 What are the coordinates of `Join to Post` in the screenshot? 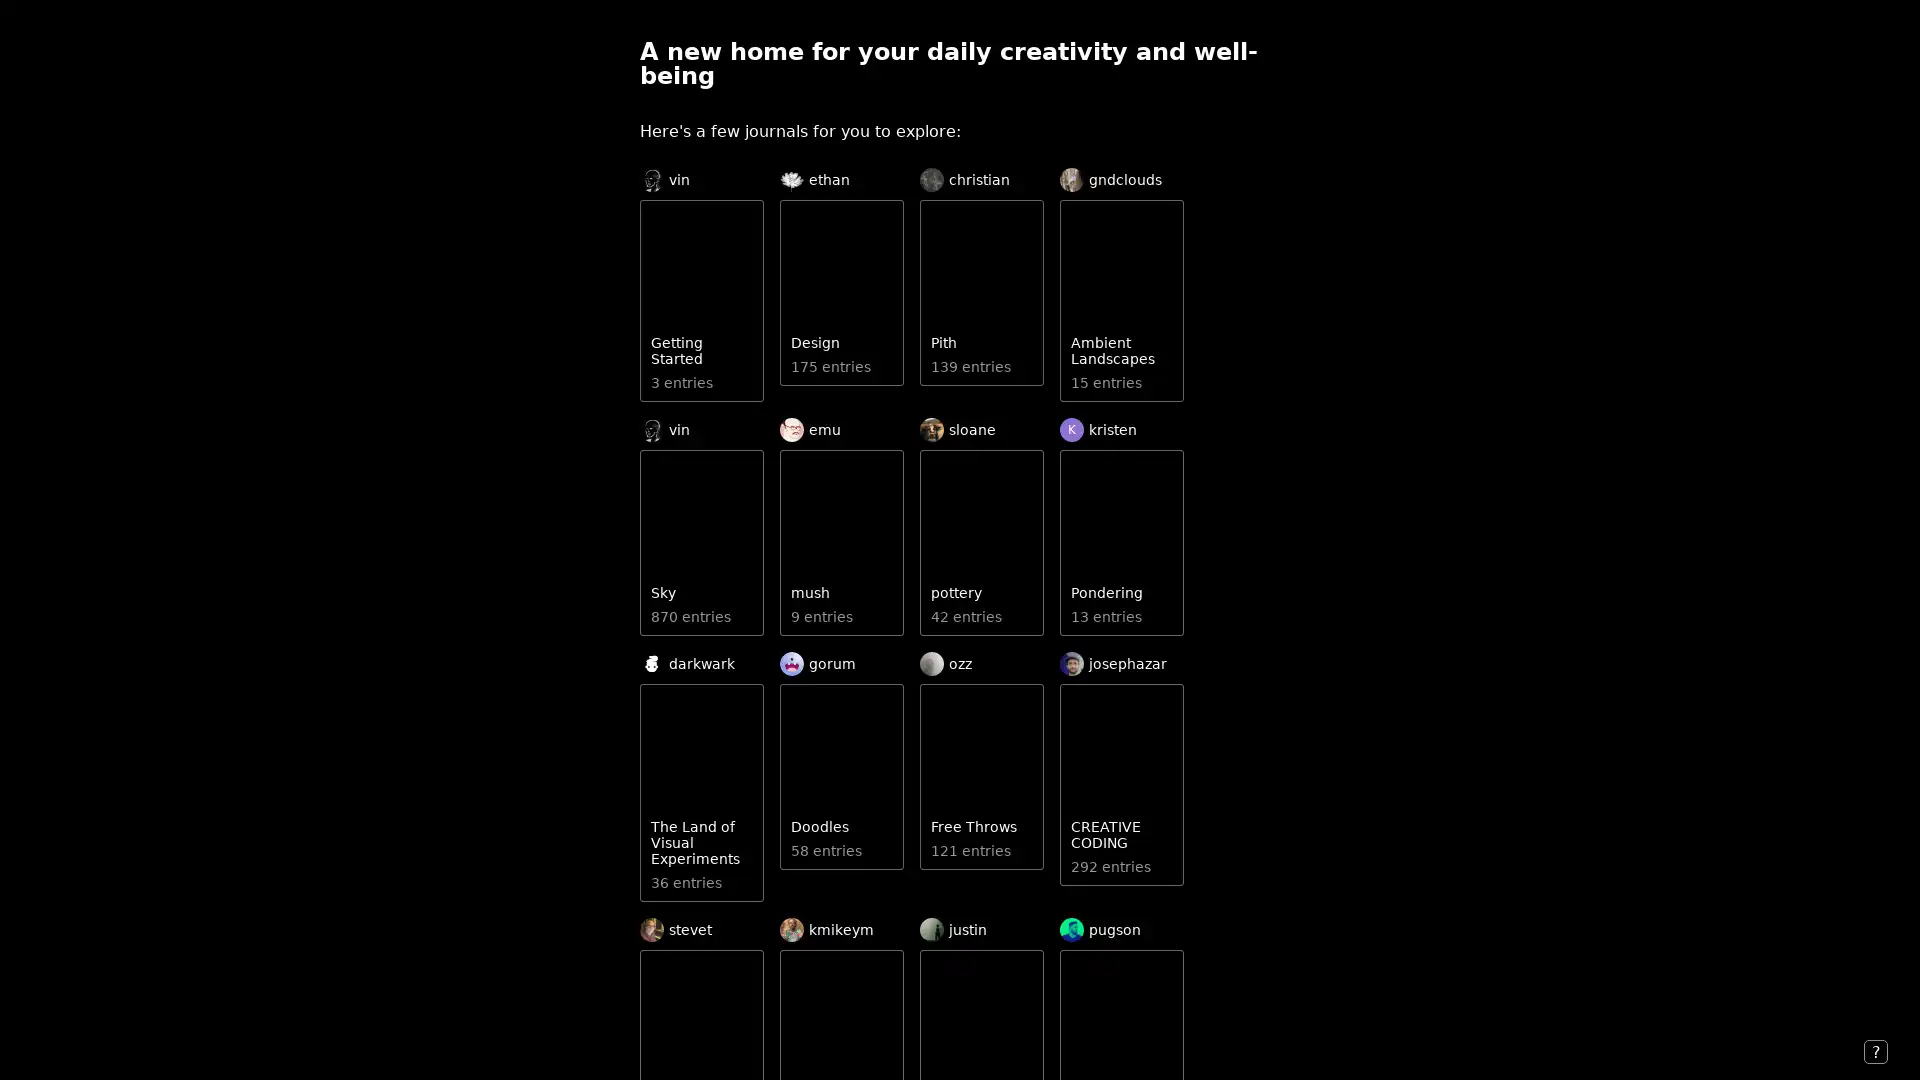 It's located at (201, 1040).